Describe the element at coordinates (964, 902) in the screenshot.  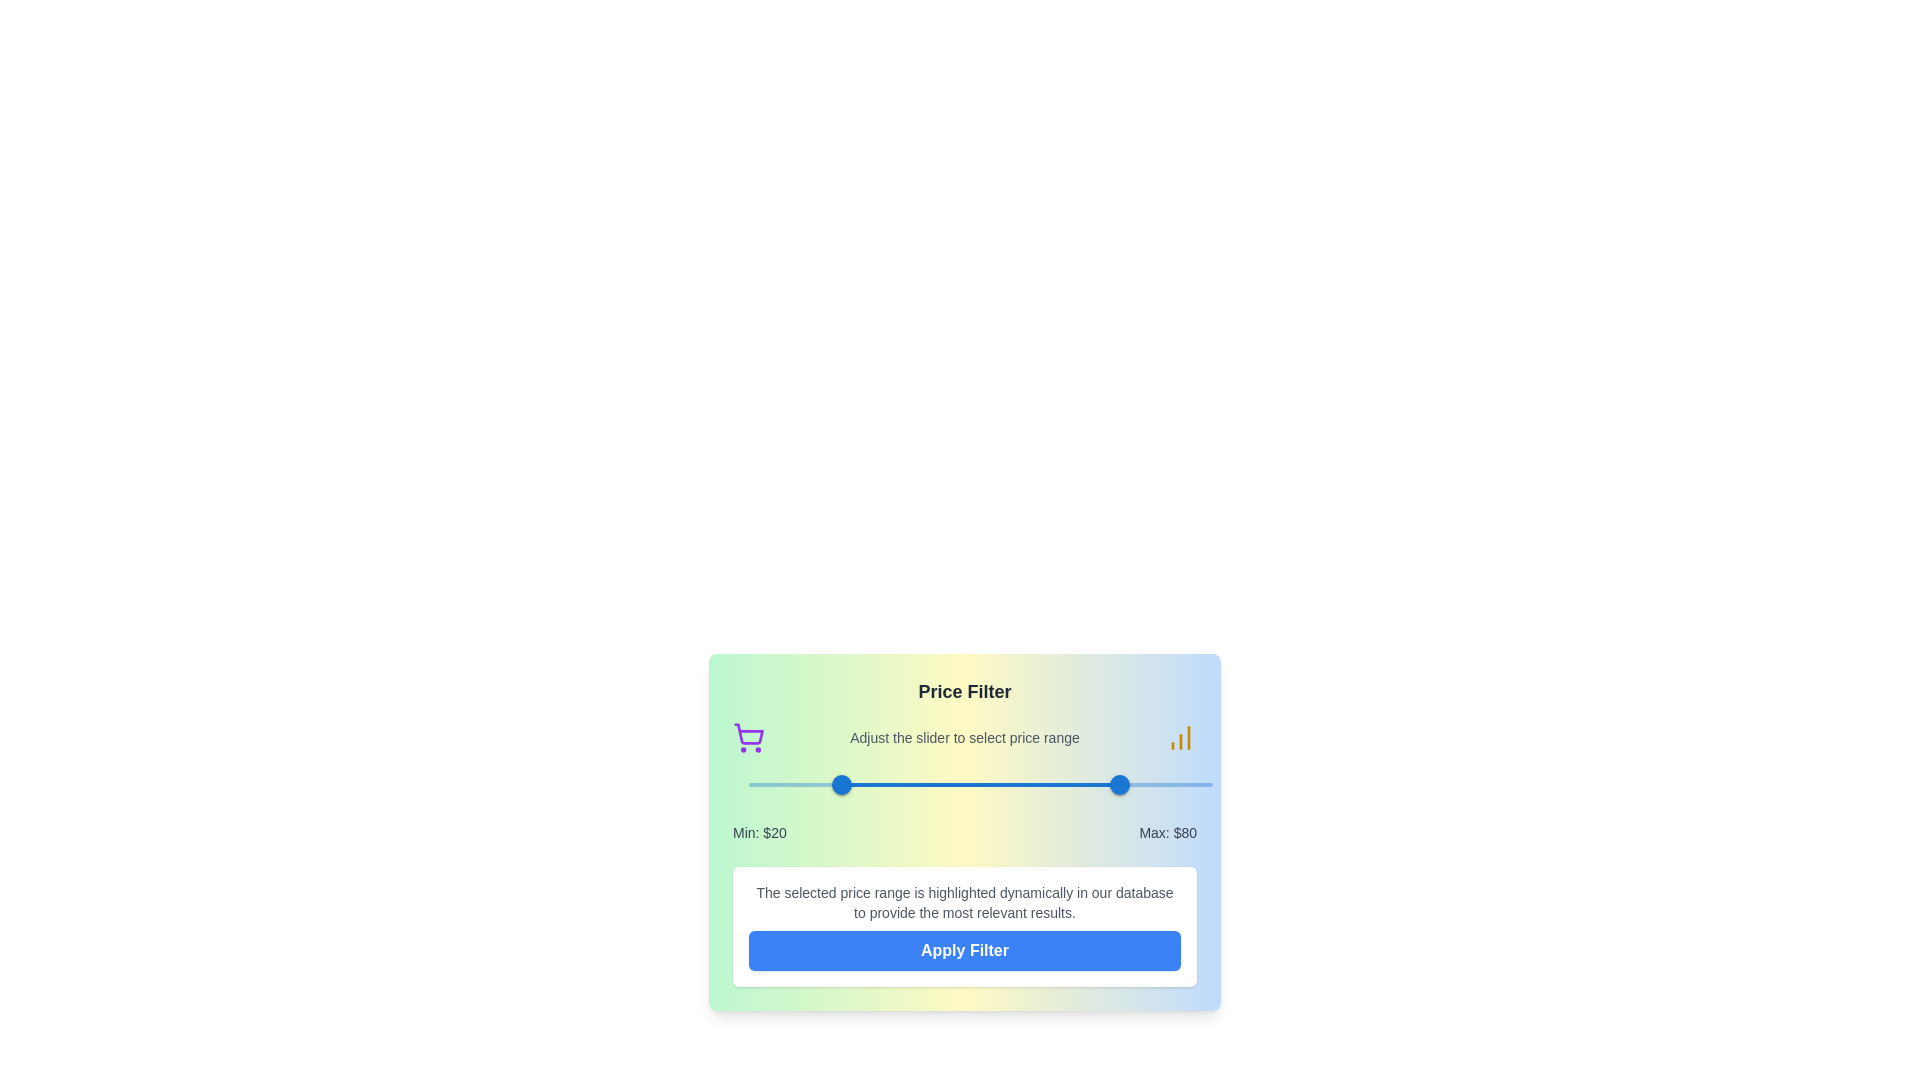
I see `the static textual content that displays the sentence: 'The selected price range is highlighted dynamically in our database to provide the most relevant results.'` at that location.